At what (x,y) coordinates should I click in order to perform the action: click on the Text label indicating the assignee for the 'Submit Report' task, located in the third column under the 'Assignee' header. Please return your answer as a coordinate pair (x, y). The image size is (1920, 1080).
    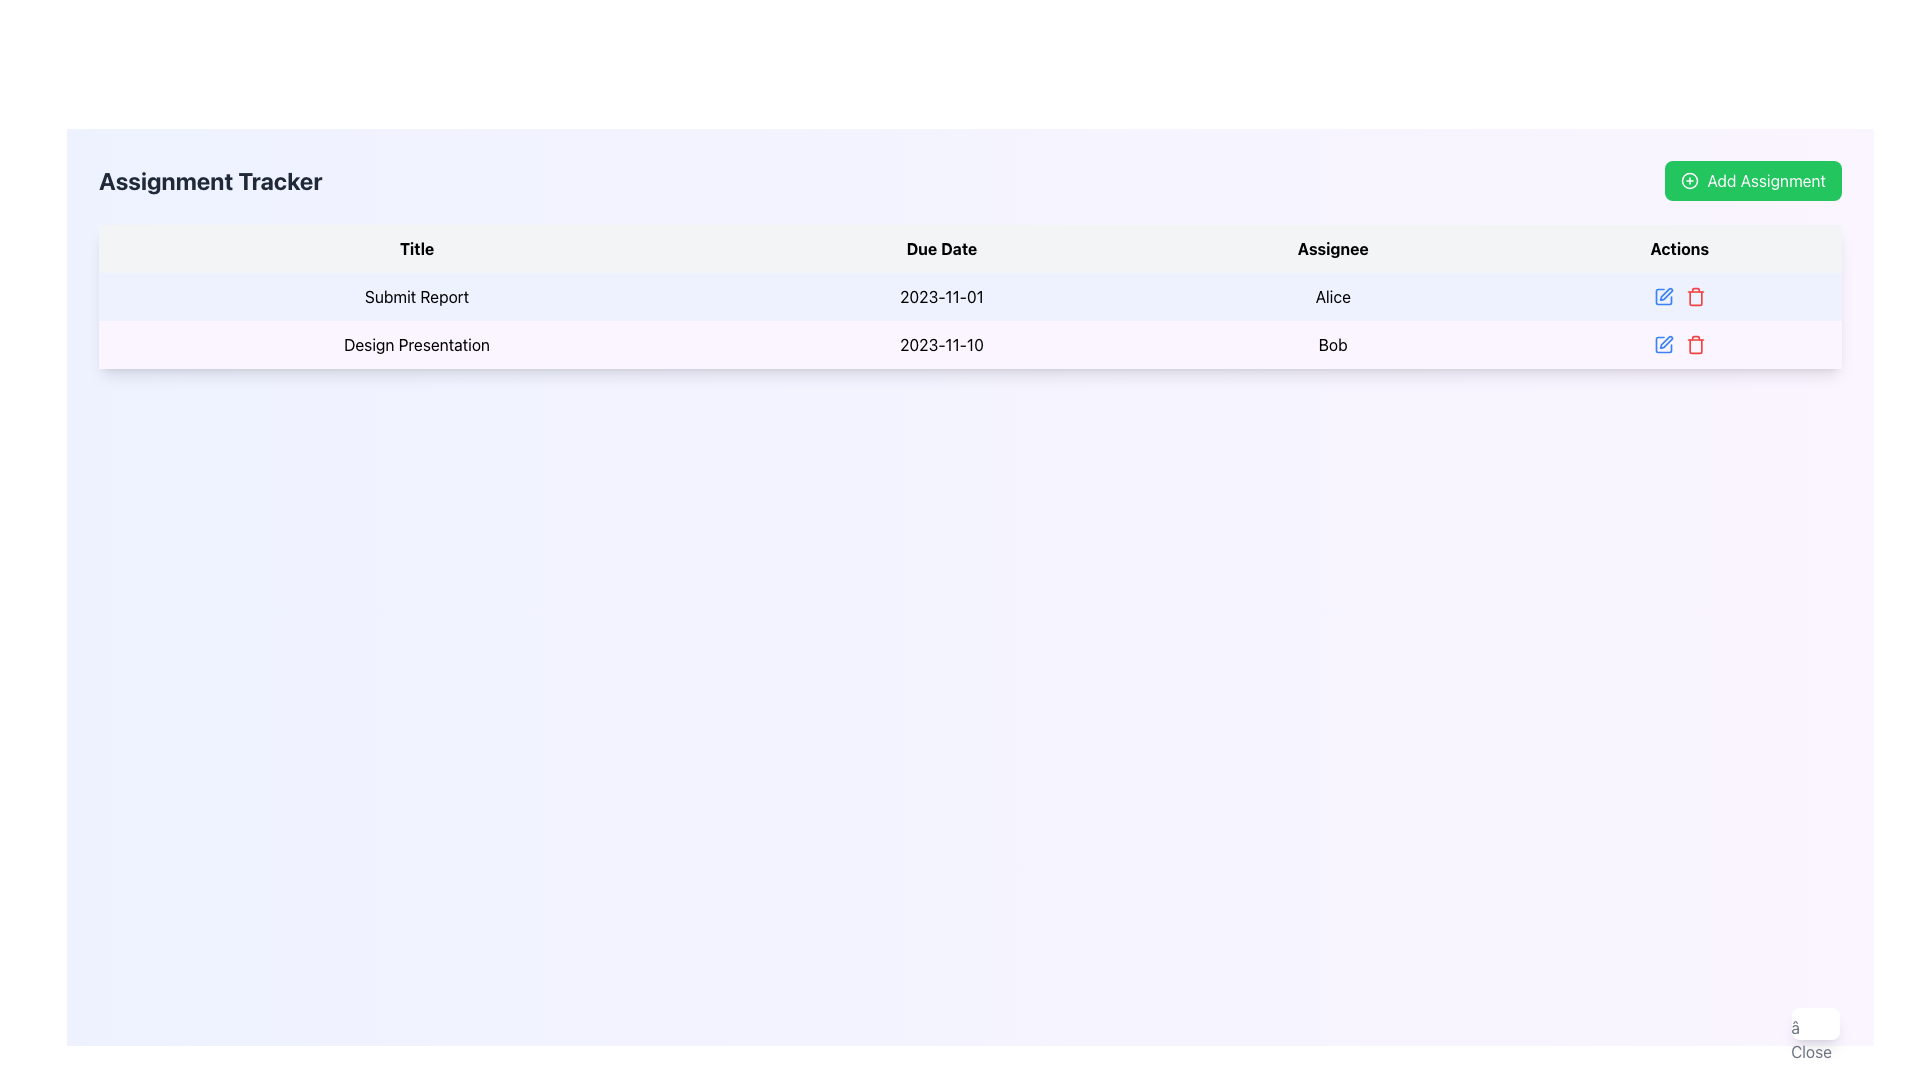
    Looking at the image, I should click on (1333, 297).